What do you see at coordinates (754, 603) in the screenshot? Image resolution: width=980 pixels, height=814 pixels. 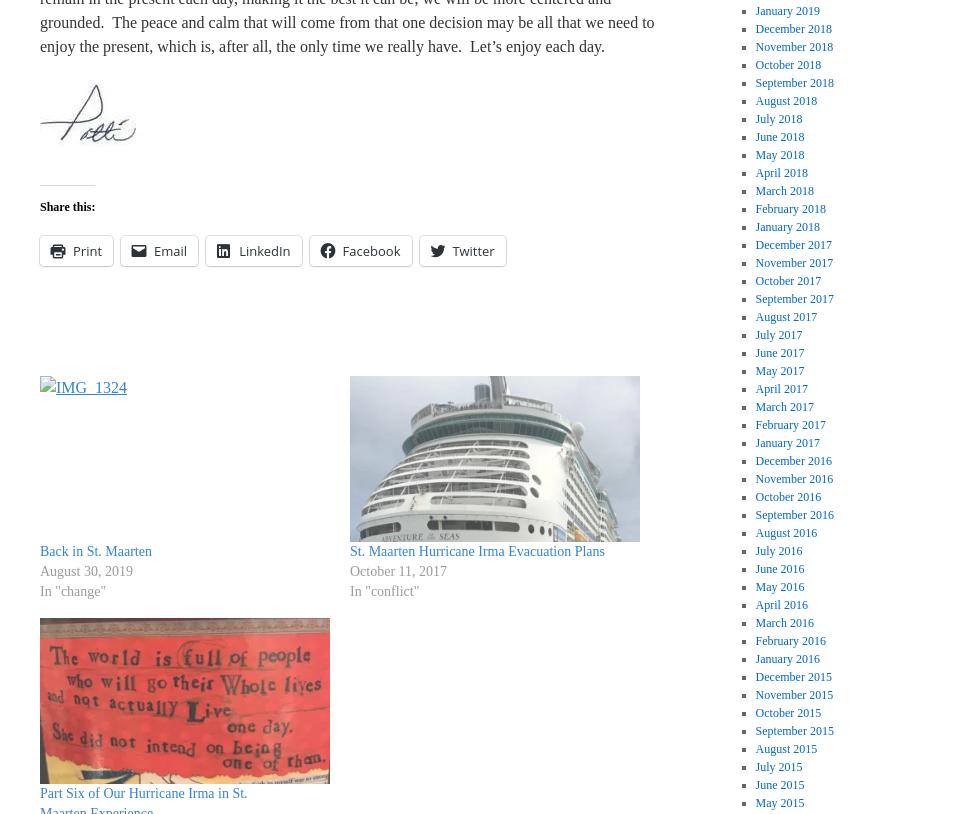 I see `'April 2016'` at bounding box center [754, 603].